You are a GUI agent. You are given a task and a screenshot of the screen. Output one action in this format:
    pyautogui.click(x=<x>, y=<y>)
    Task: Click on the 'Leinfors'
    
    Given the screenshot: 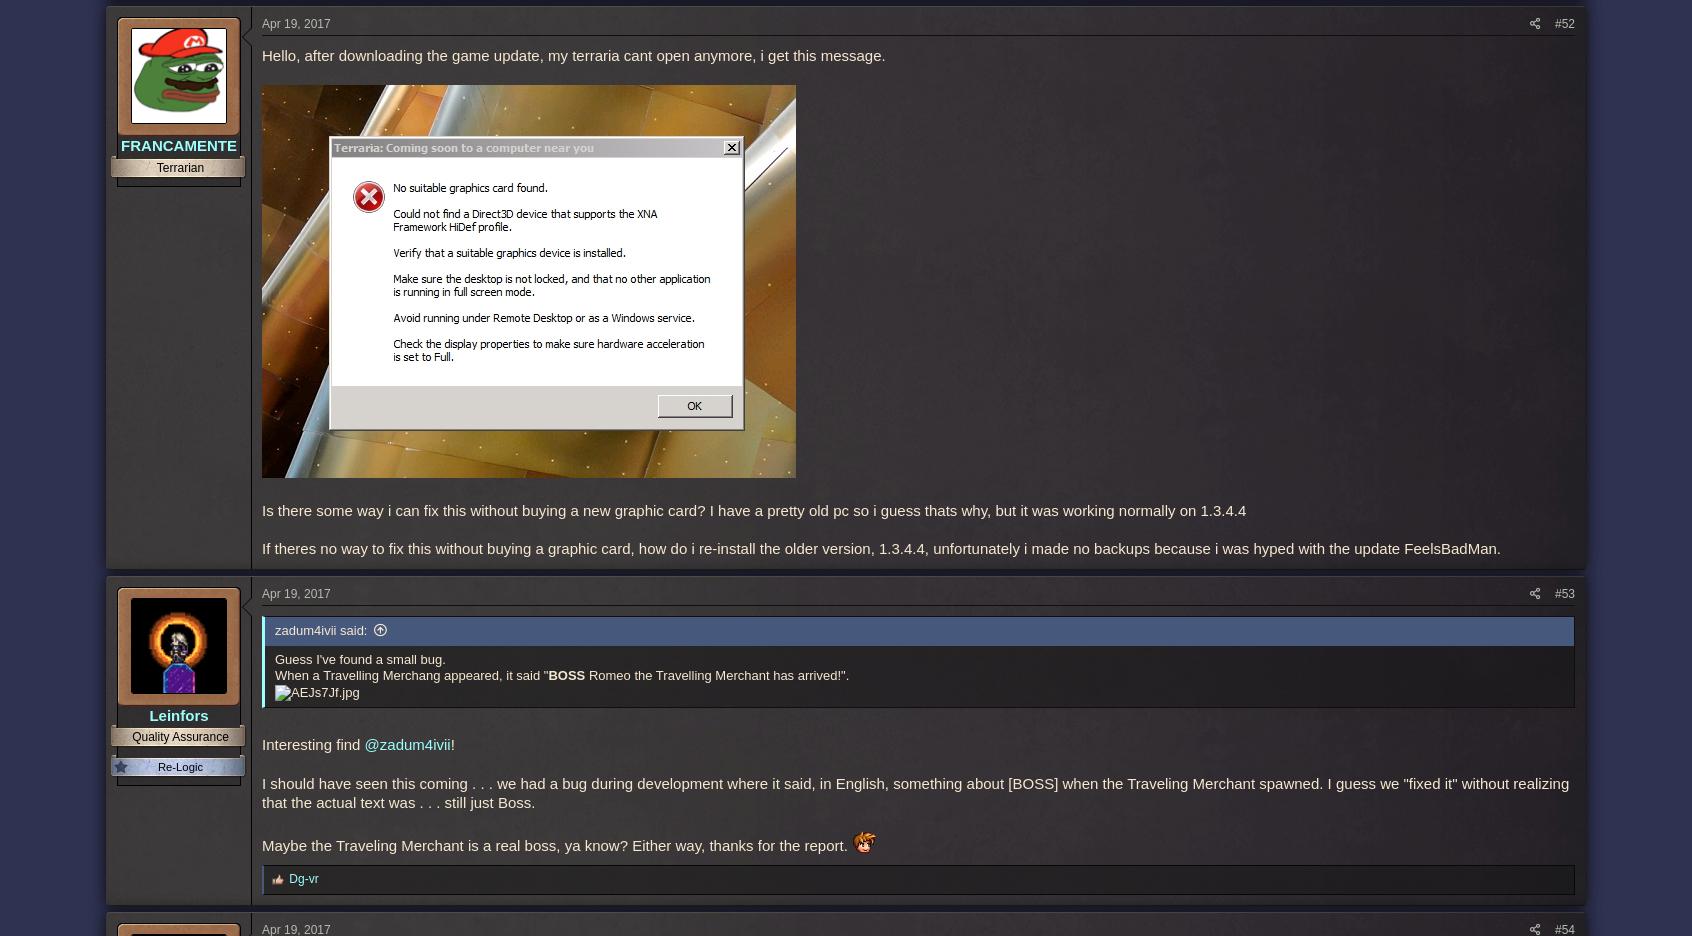 What is the action you would take?
    pyautogui.click(x=177, y=714)
    